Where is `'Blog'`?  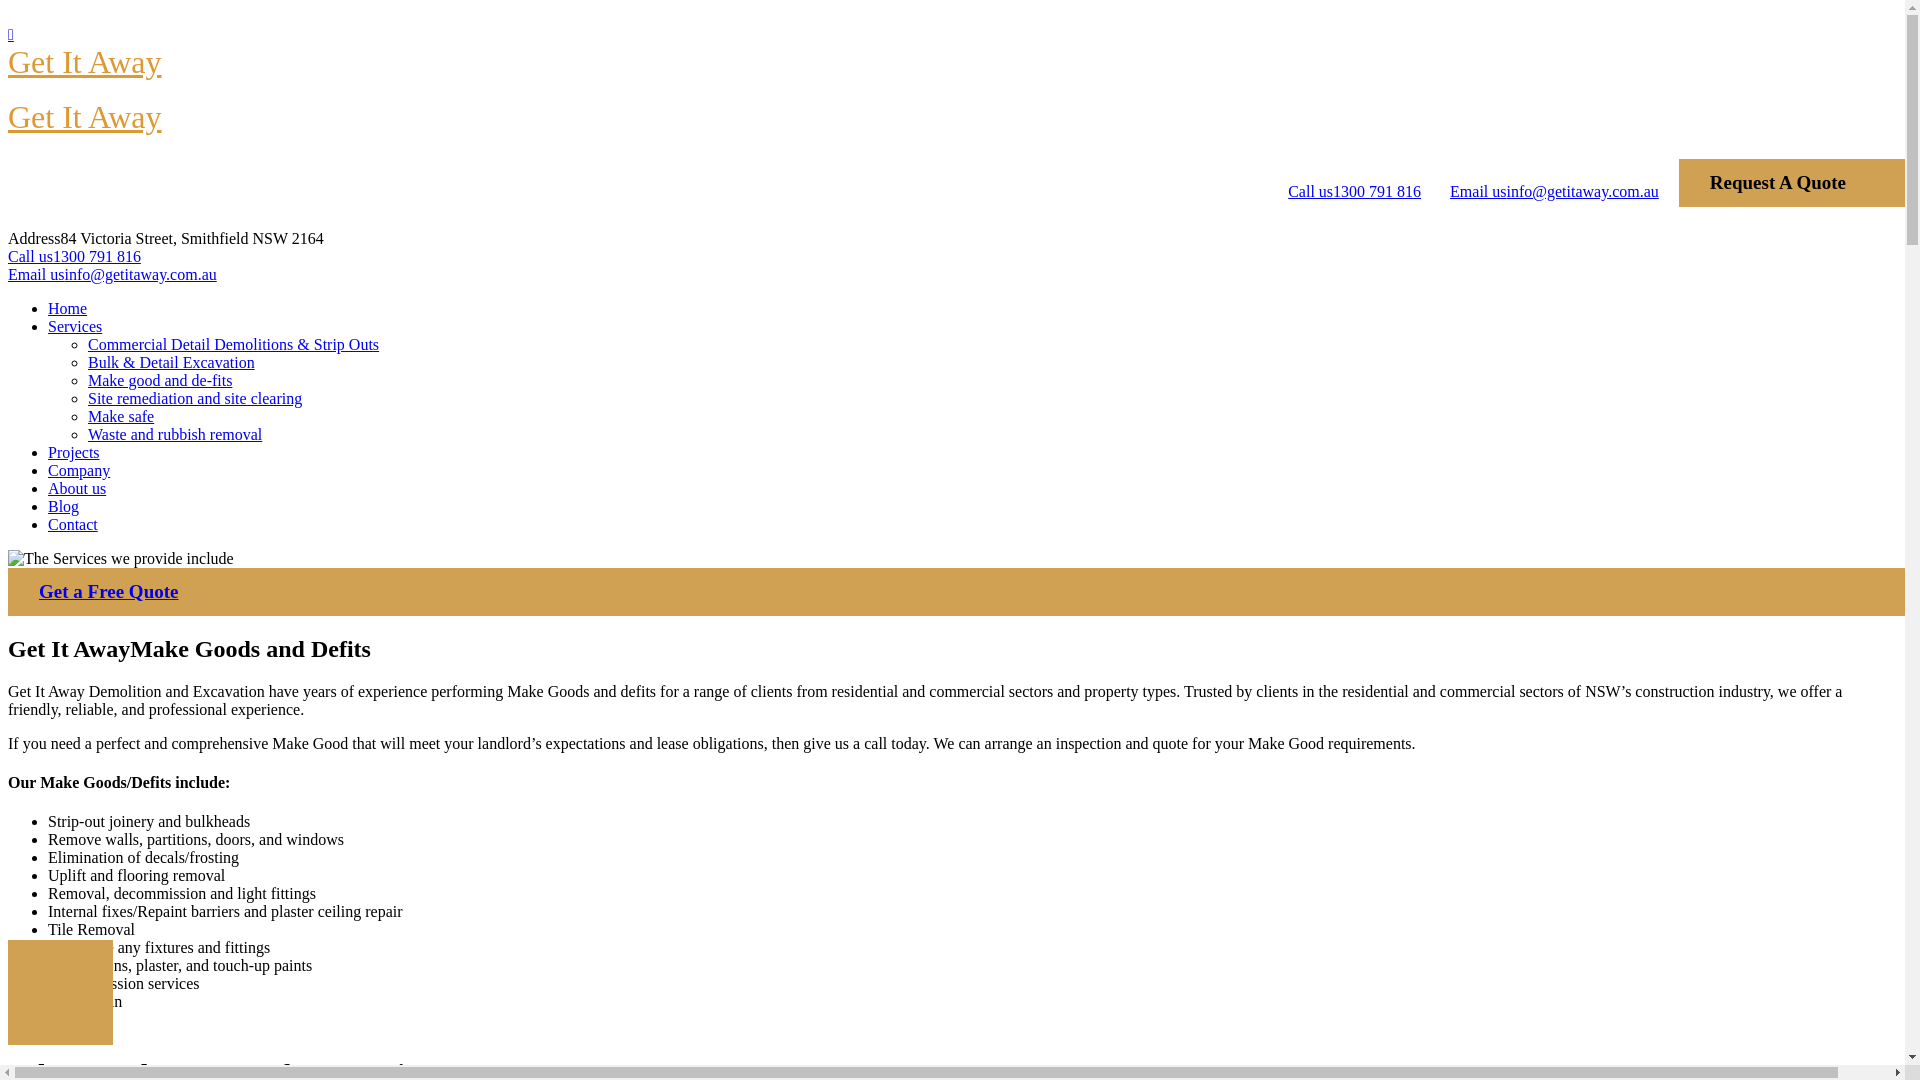
'Blog' is located at coordinates (63, 505).